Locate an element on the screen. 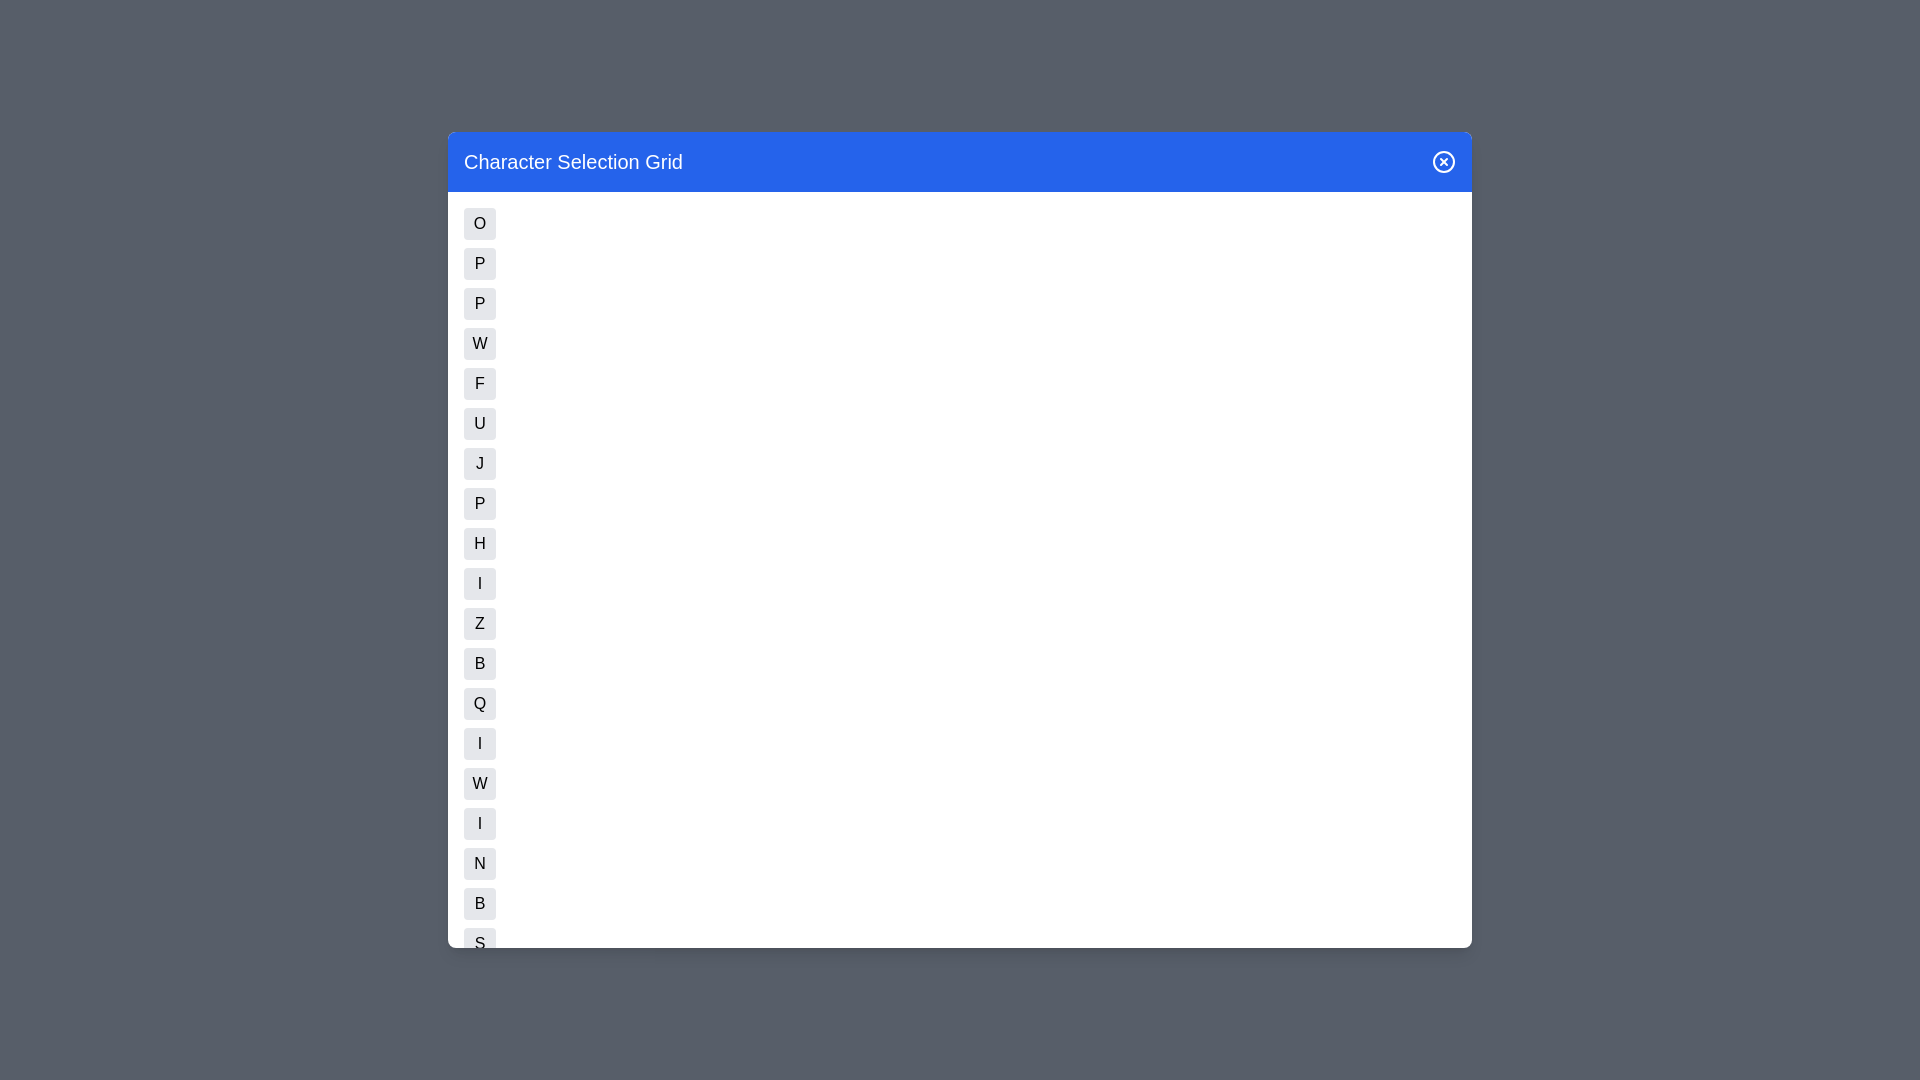  the button corresponding to character O is located at coordinates (480, 223).